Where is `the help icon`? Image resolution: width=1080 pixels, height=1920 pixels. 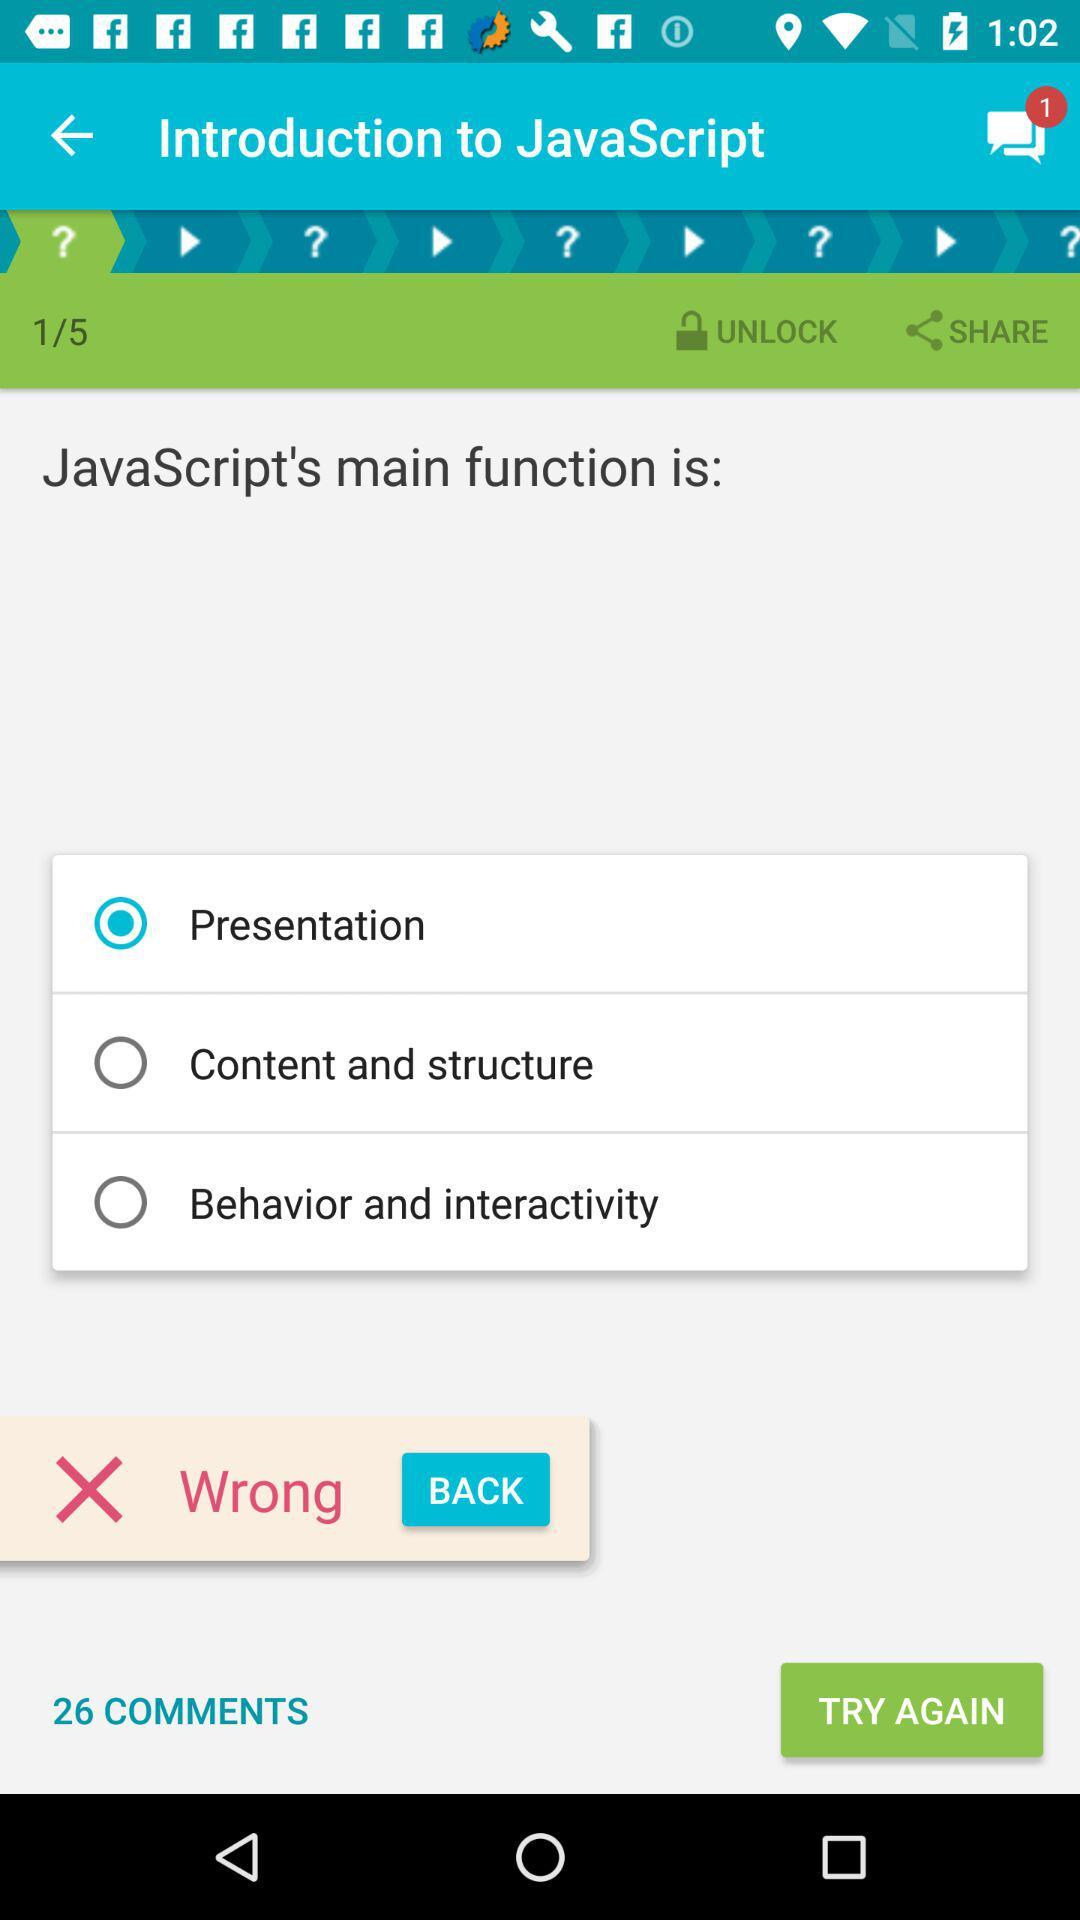 the help icon is located at coordinates (61, 240).